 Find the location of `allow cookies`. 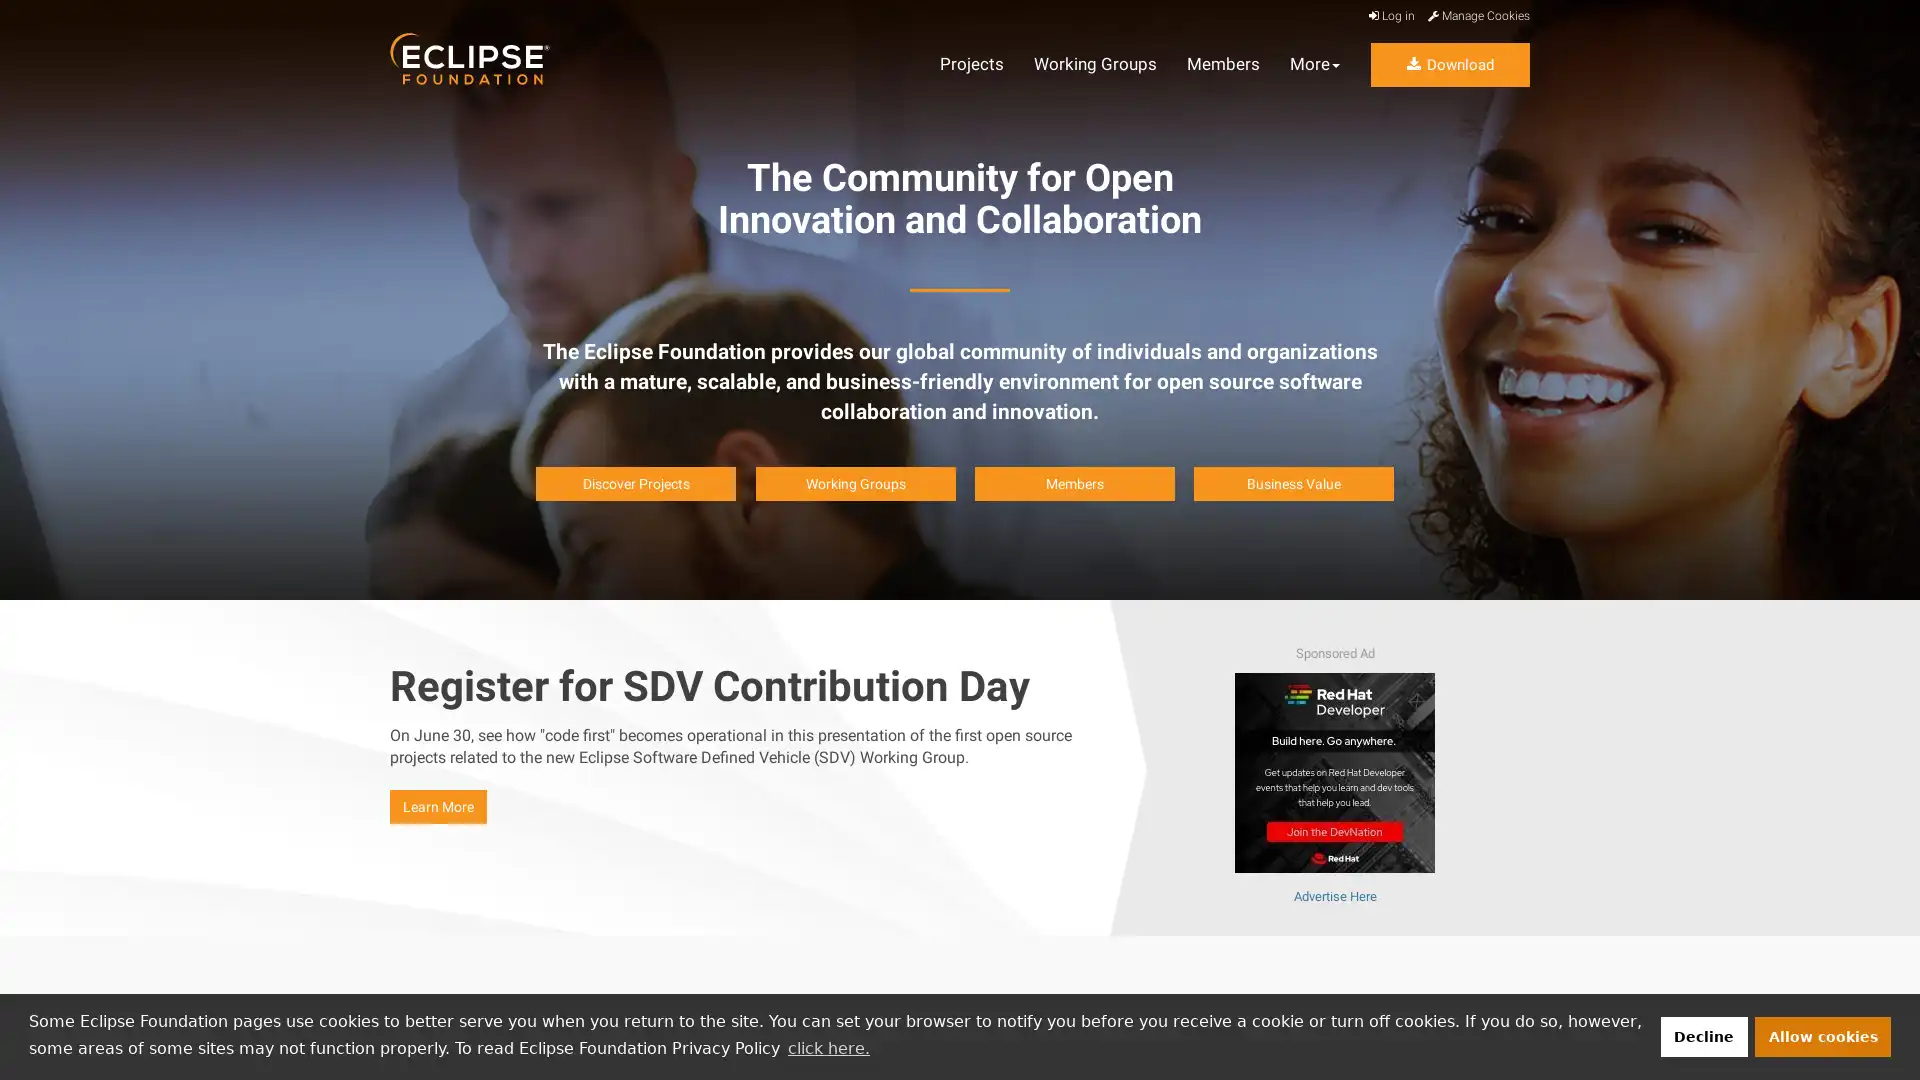

allow cookies is located at coordinates (1823, 1035).